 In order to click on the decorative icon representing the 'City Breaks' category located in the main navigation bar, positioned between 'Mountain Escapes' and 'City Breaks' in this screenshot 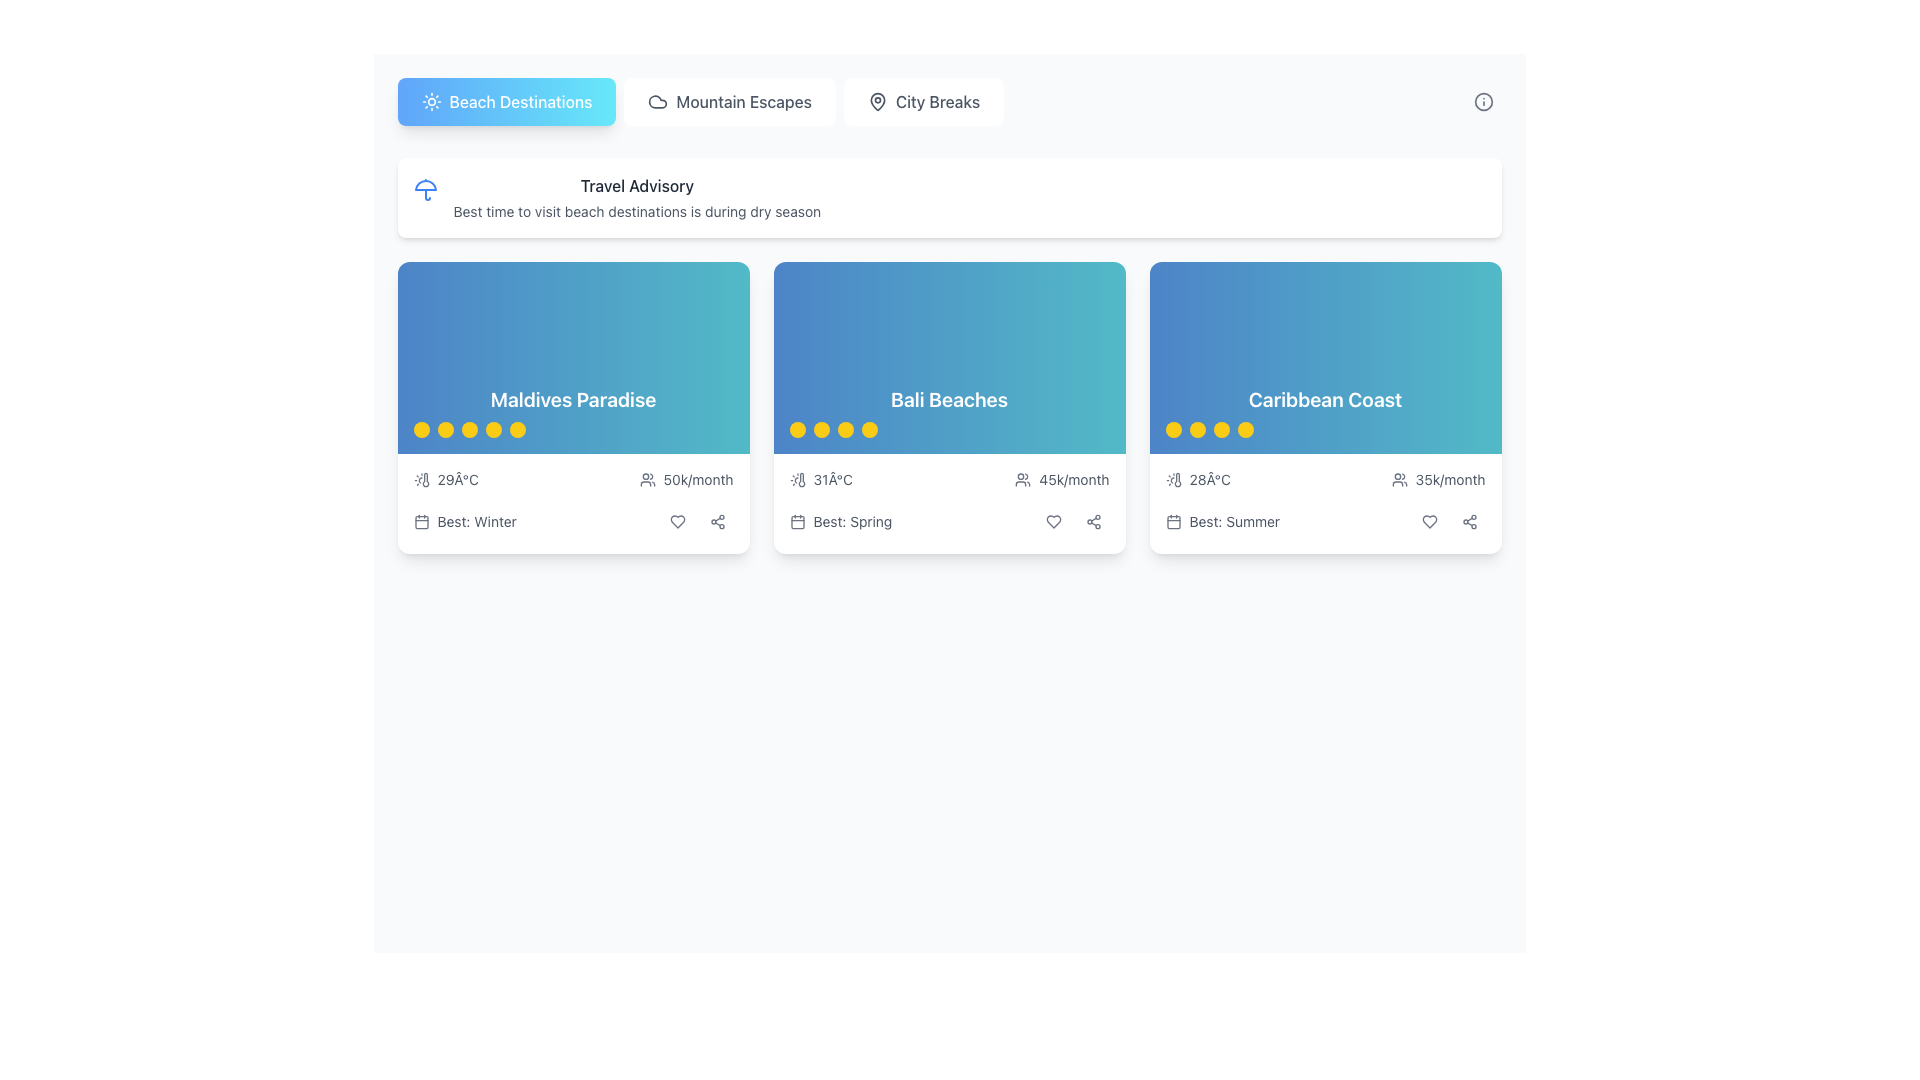, I will do `click(877, 101)`.